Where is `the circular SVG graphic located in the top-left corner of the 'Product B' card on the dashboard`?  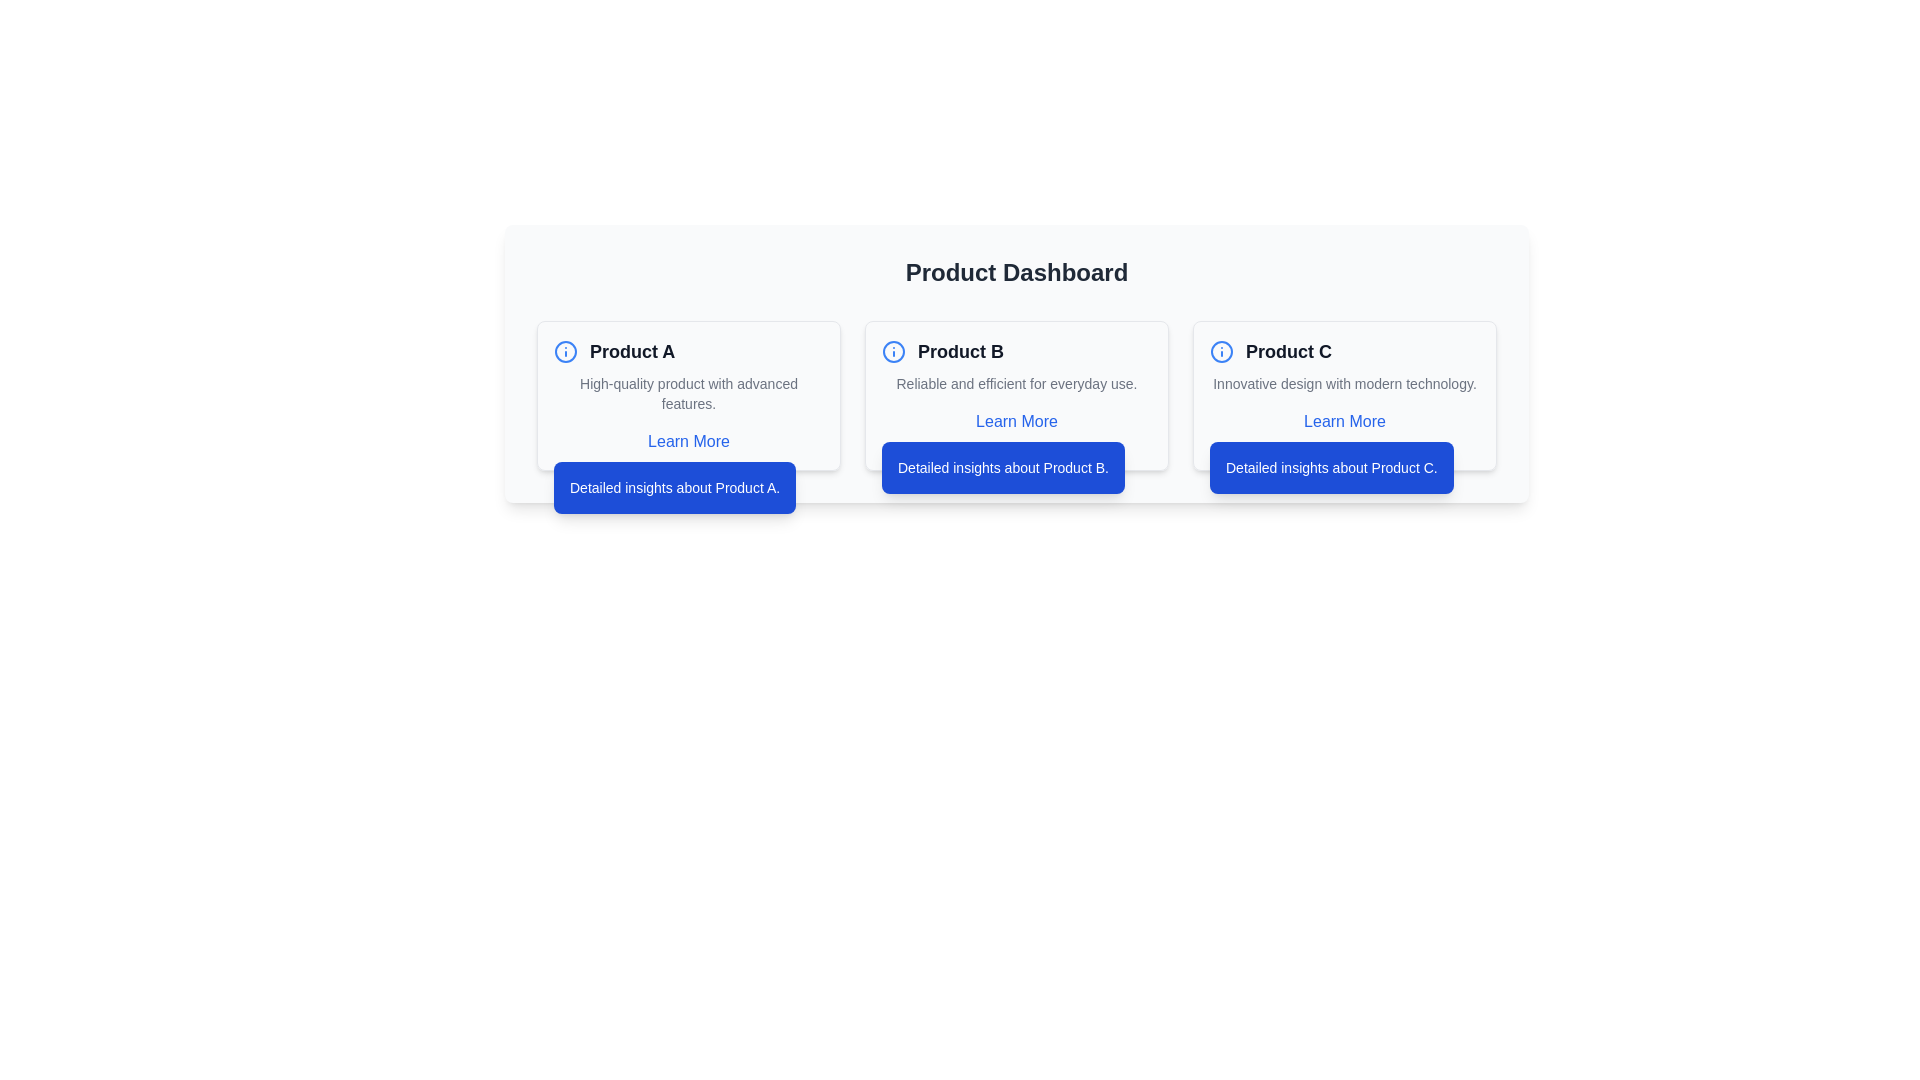
the circular SVG graphic located in the top-left corner of the 'Product B' card on the dashboard is located at coordinates (892, 350).